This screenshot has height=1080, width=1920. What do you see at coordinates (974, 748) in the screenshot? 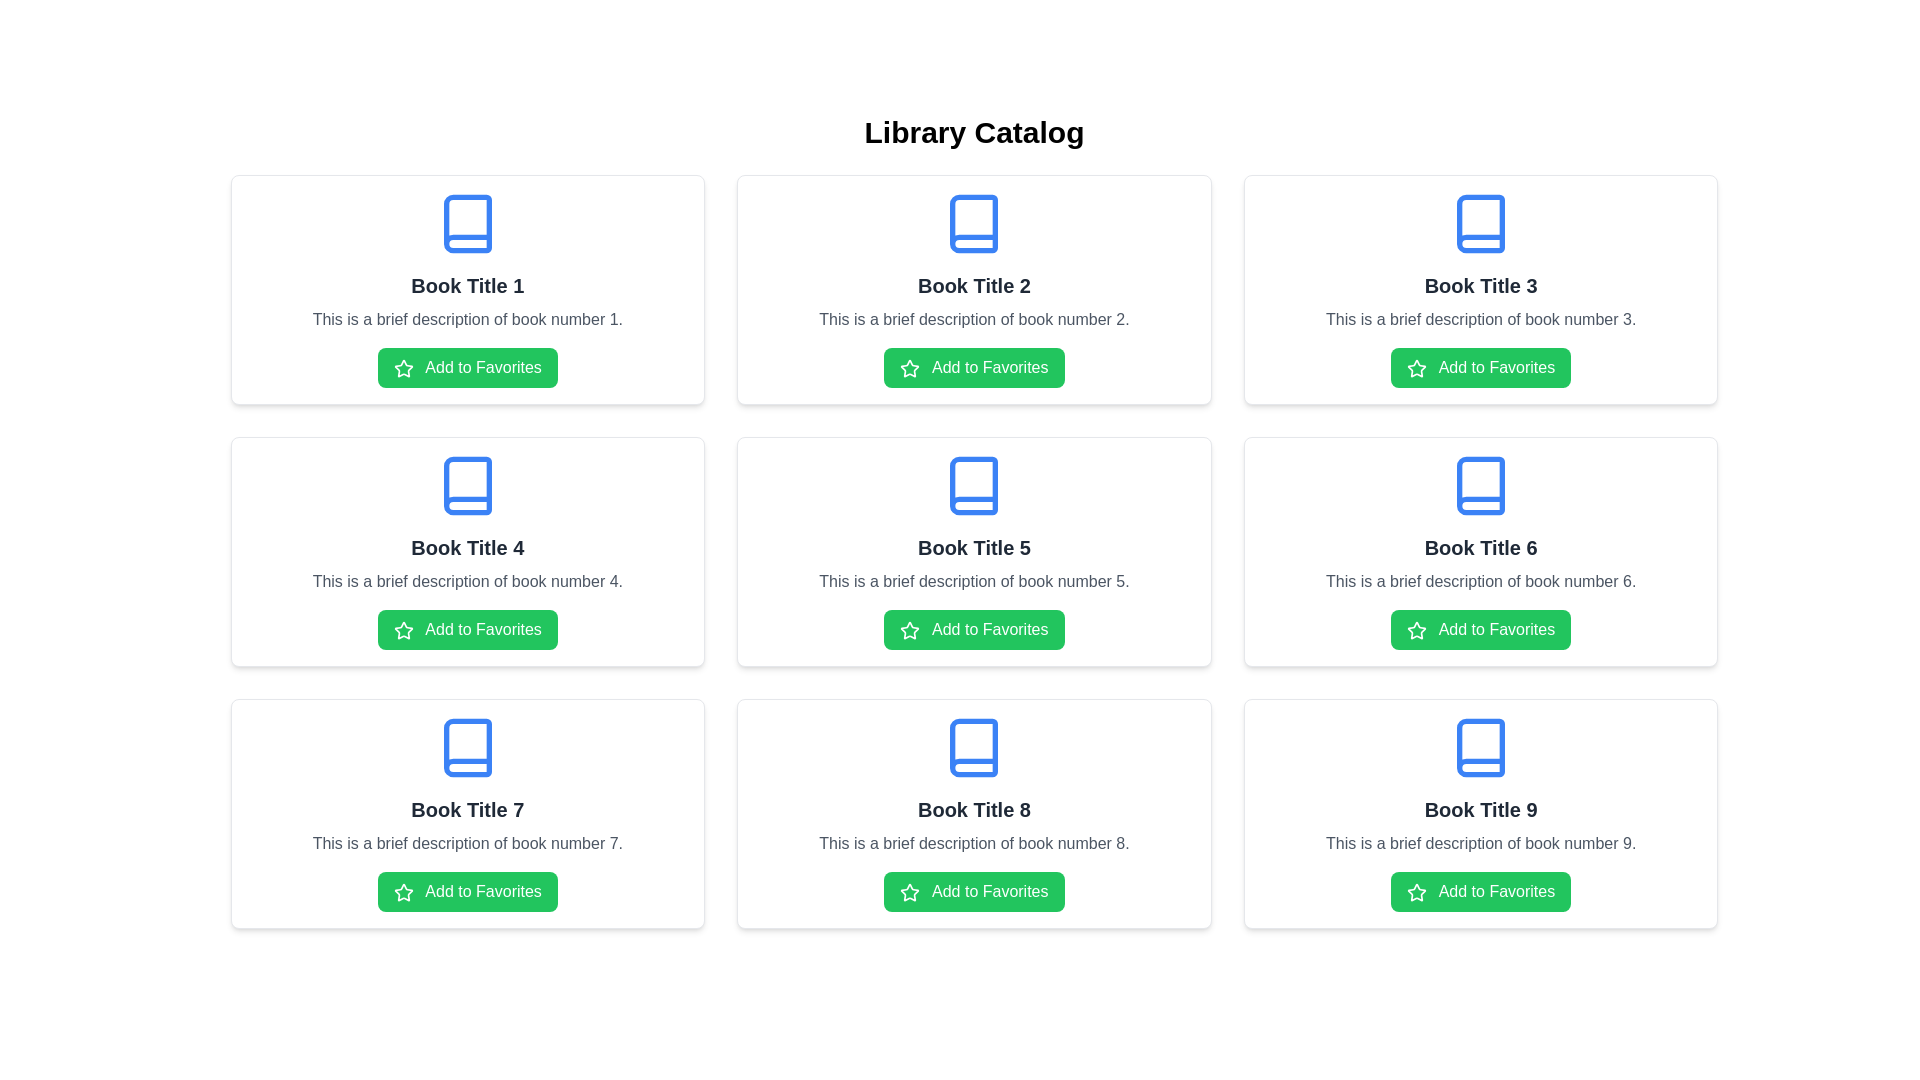
I see `the book icon with a blue outline and white background, located above the heading 'Book Title 8'` at bounding box center [974, 748].